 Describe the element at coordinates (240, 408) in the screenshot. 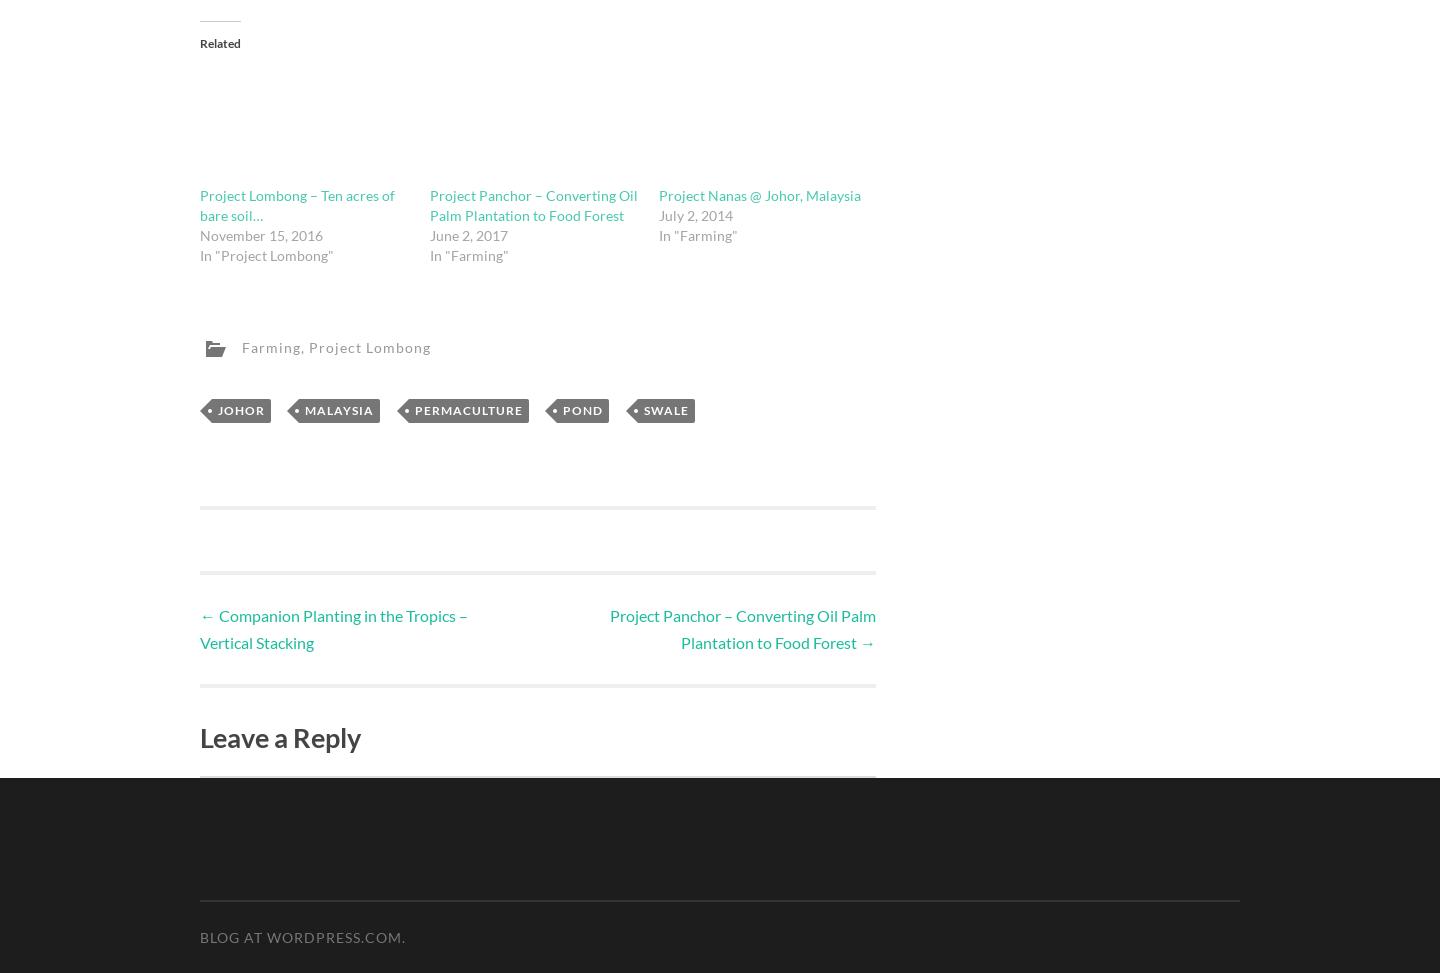

I see `'Johor'` at that location.